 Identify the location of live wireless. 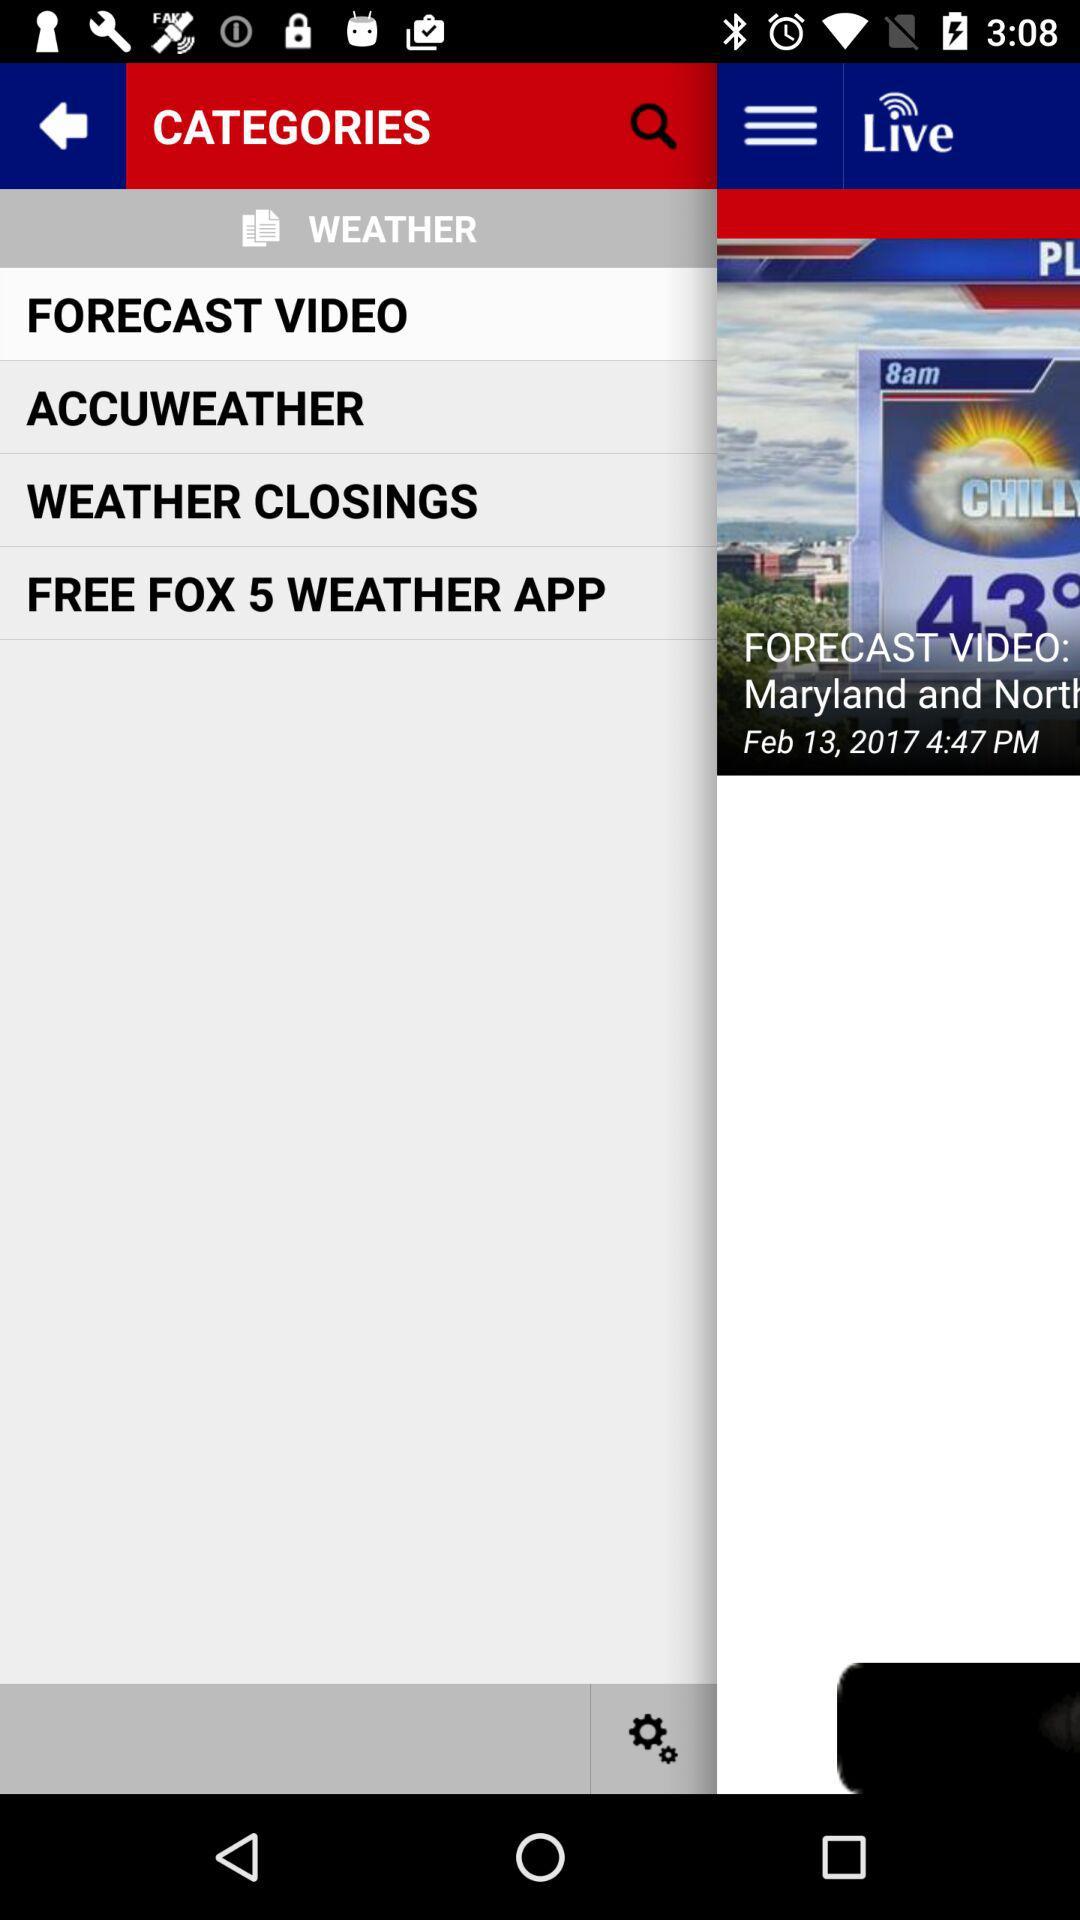
(906, 124).